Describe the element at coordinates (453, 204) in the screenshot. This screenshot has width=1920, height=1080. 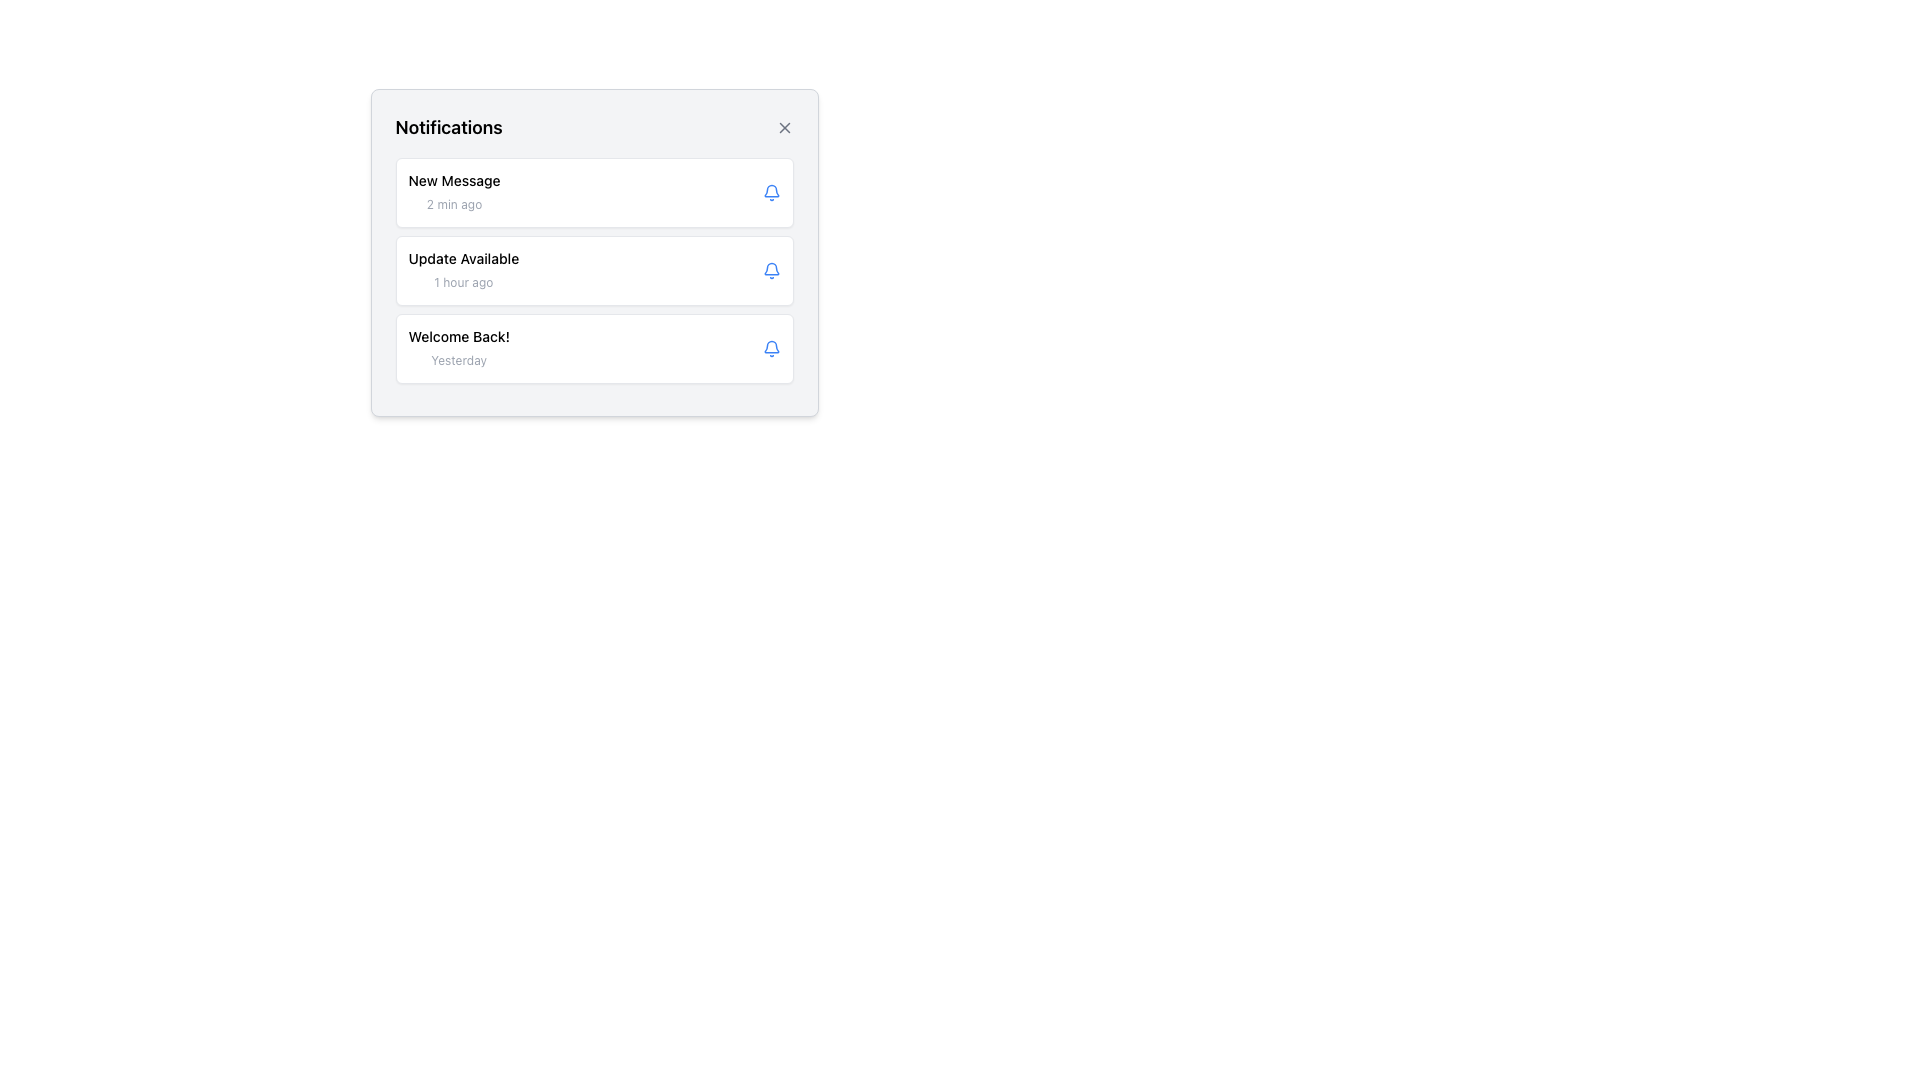
I see `the text label displaying '2 min ago' located below the title 'New Message' in the third notification card` at that location.